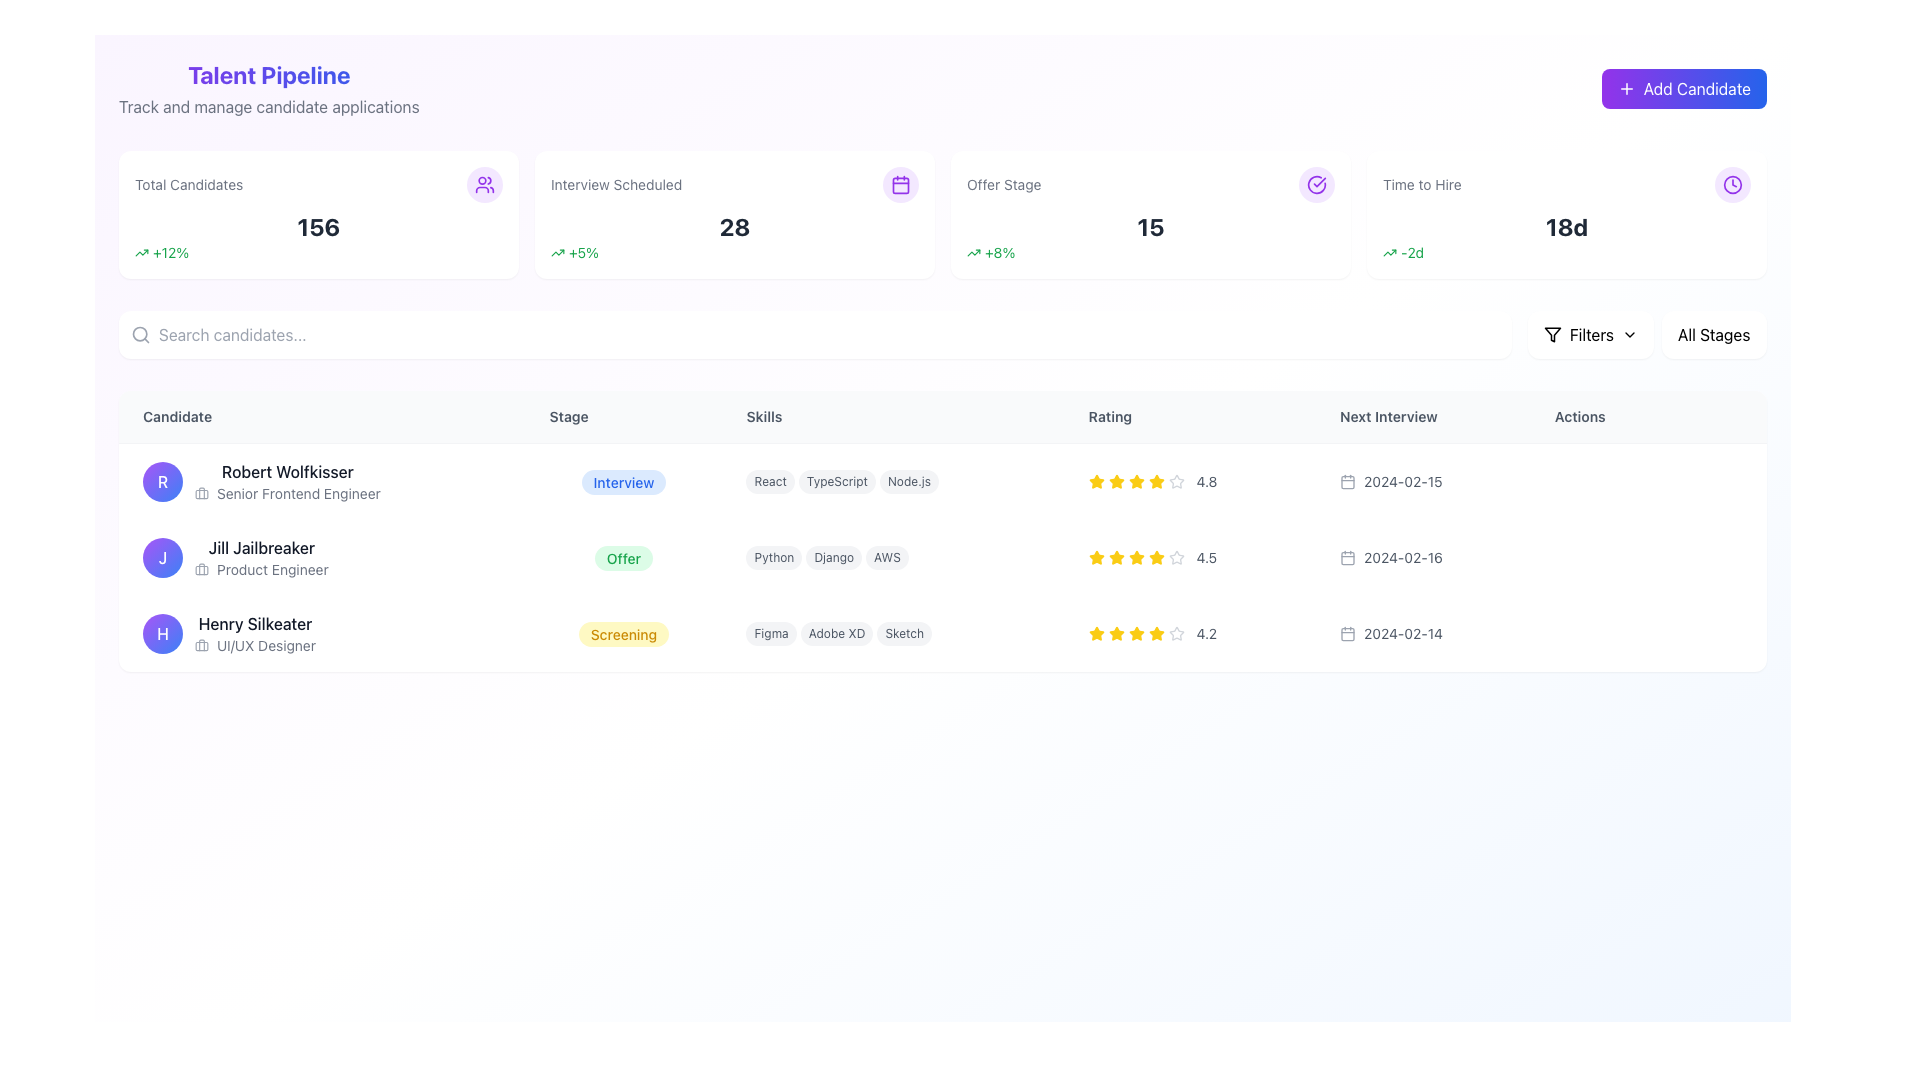  Describe the element at coordinates (1422, 416) in the screenshot. I see `text from the 'Next Interview' label, which is the fifth text label in a horizontal header row, located between 'Rating' and 'Actions'` at that location.